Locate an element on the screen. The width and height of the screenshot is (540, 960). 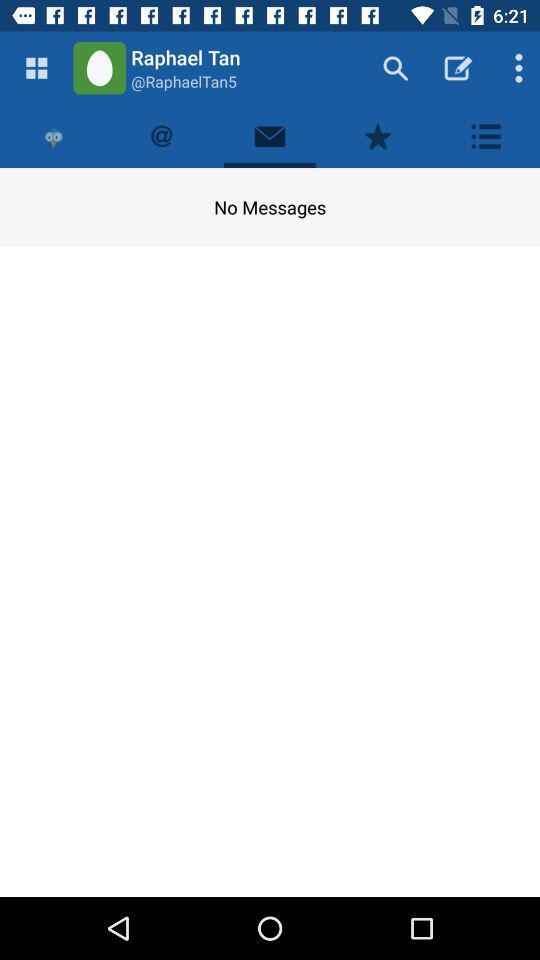
sitting is located at coordinates (485, 135).